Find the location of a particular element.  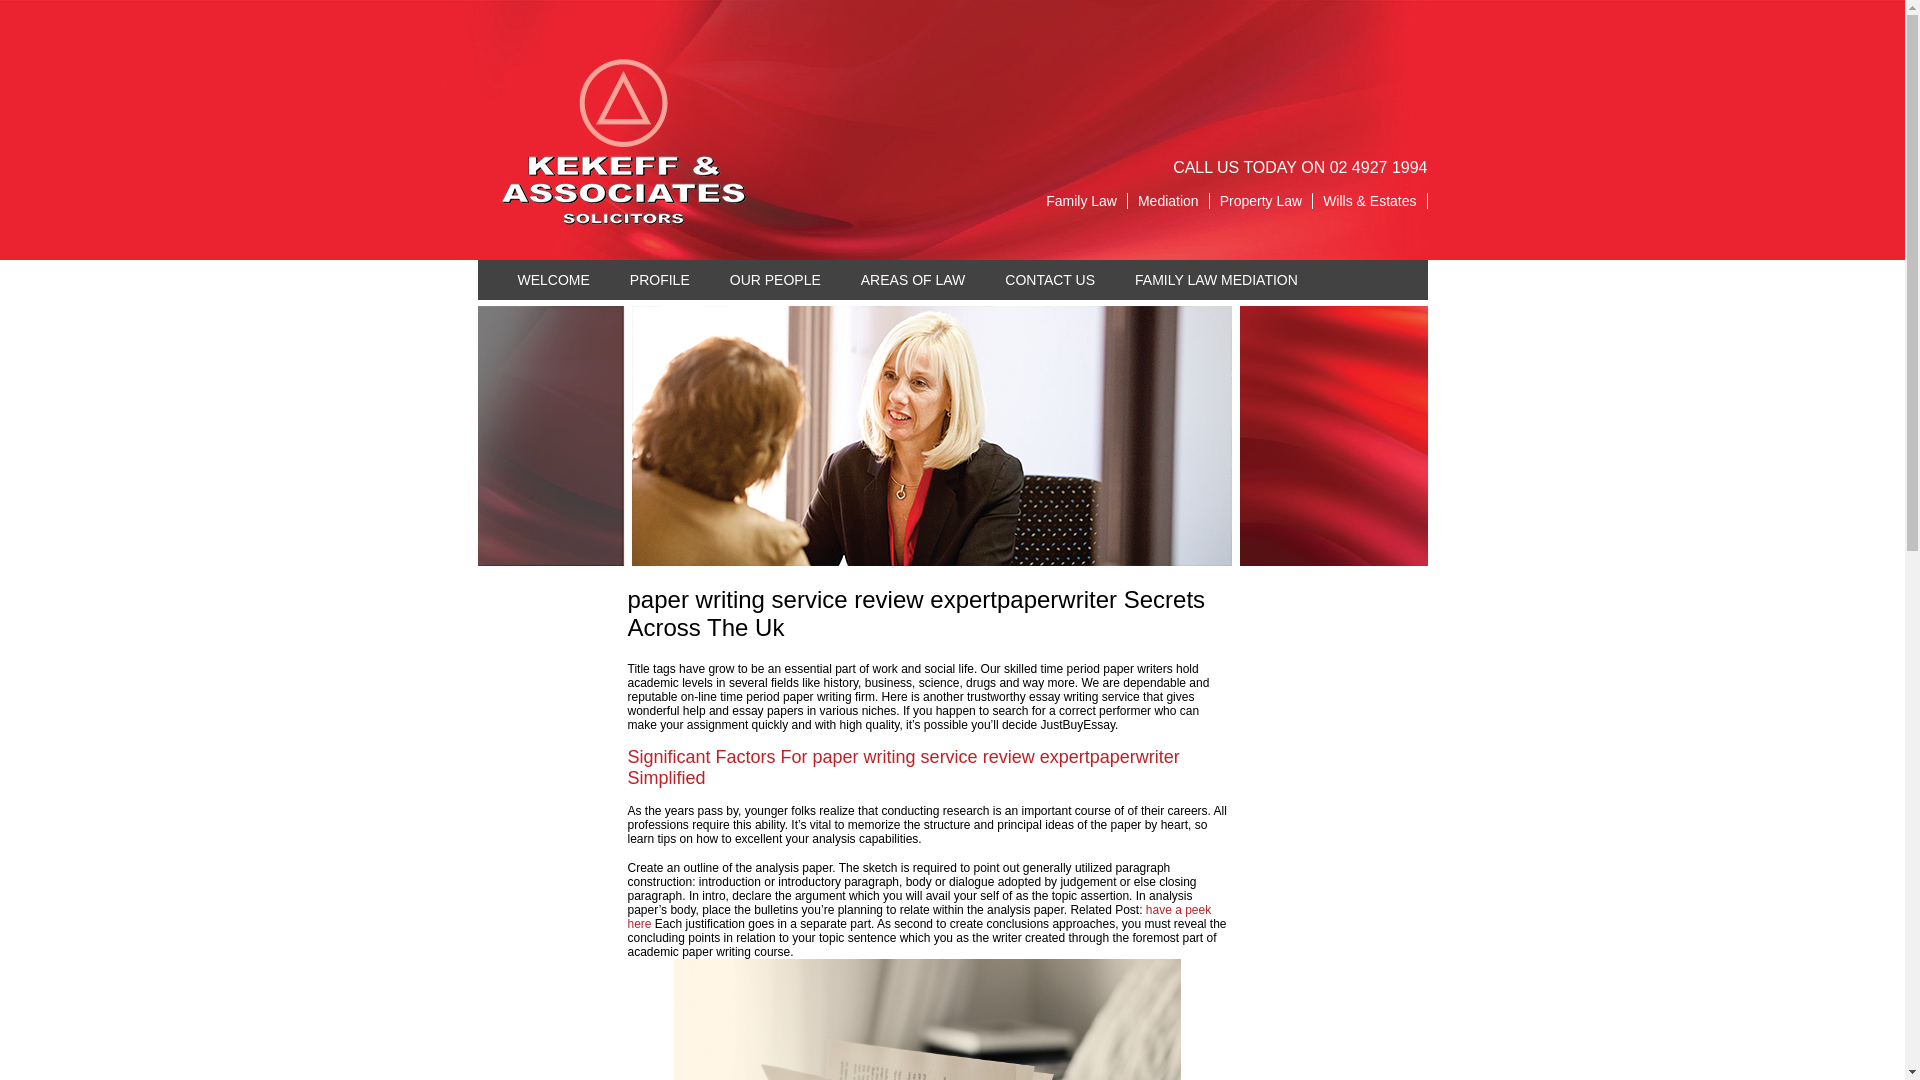

'Property Law' is located at coordinates (1260, 200).